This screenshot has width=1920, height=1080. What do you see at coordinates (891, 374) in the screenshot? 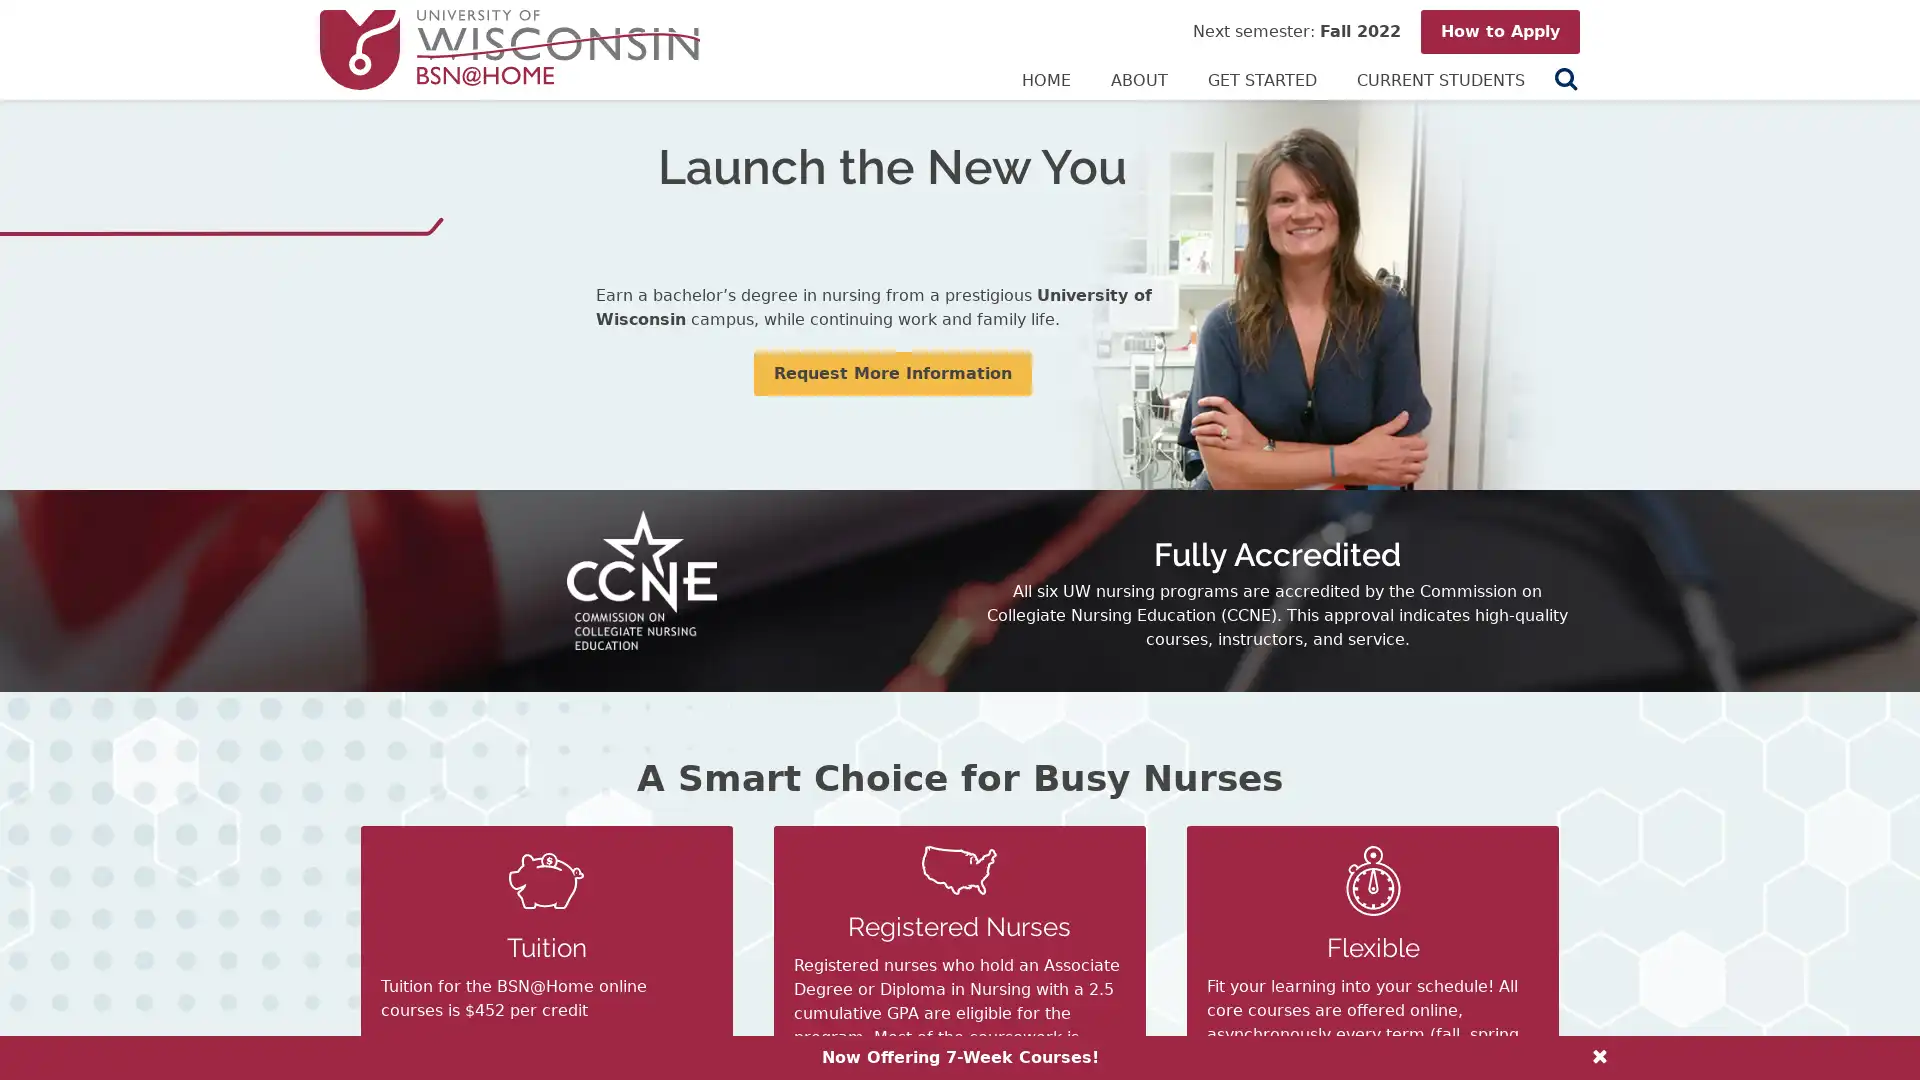
I see `Request More Information` at bounding box center [891, 374].